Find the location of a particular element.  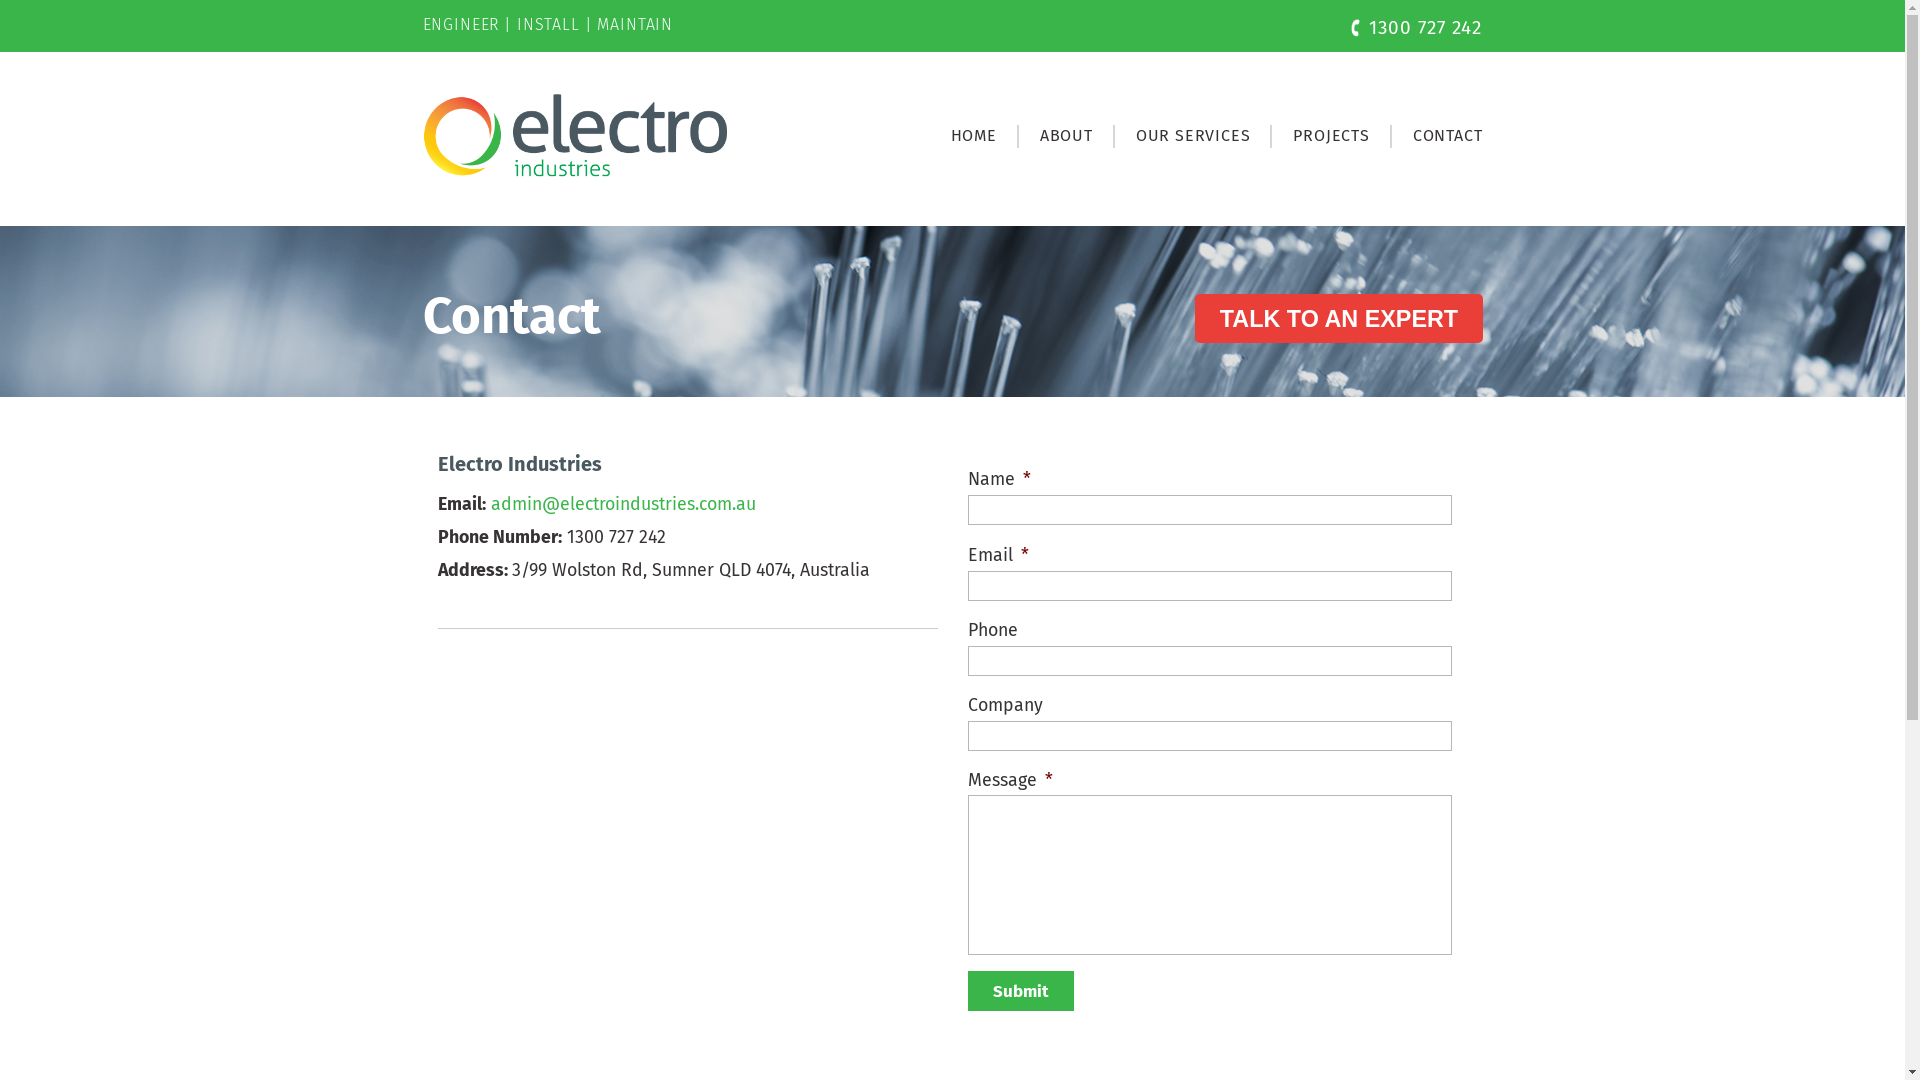

'admin@electroindustries.com.au' is located at coordinates (621, 503).